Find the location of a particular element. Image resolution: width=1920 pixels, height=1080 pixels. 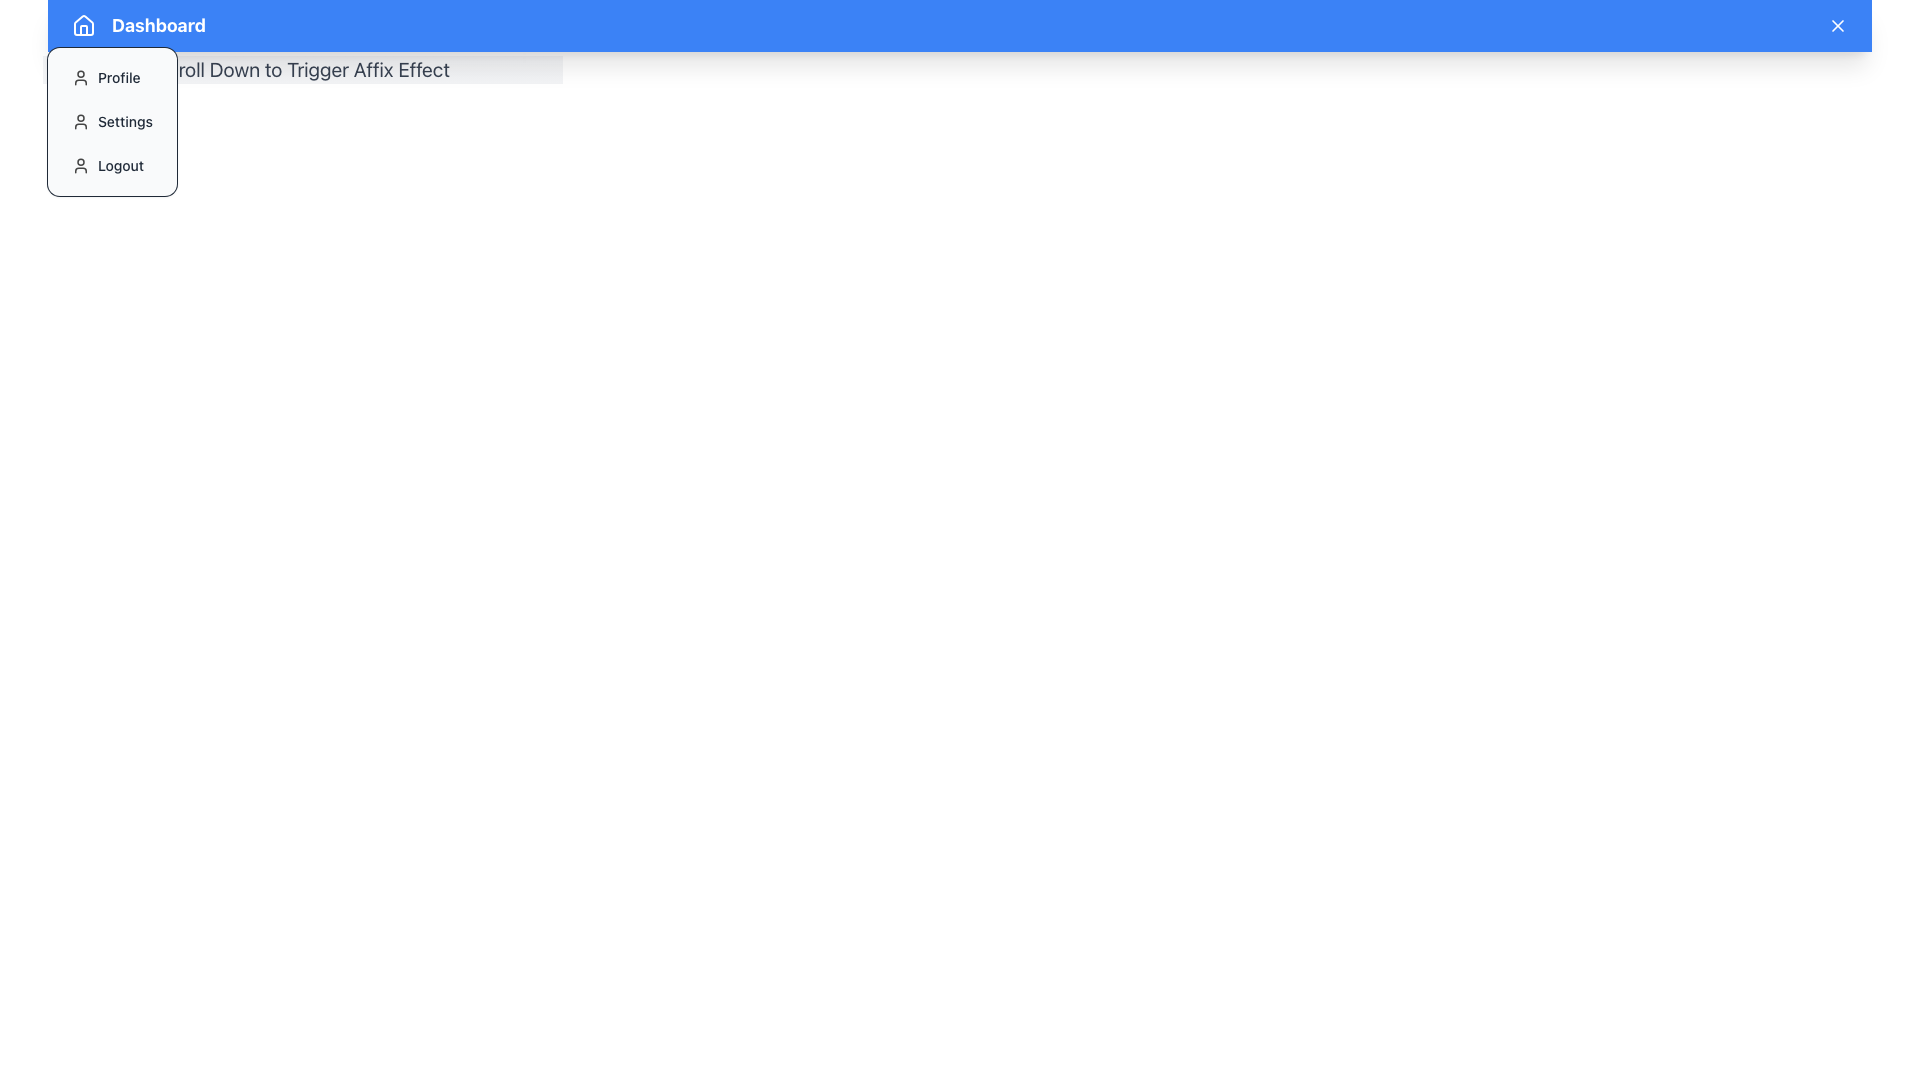

the 'Profile' list item, which is the topmost item in the vertical group containing 'Profile', 'Settings', and 'Logout'. It has a user profile icon and a light hover effect is located at coordinates (111, 76).